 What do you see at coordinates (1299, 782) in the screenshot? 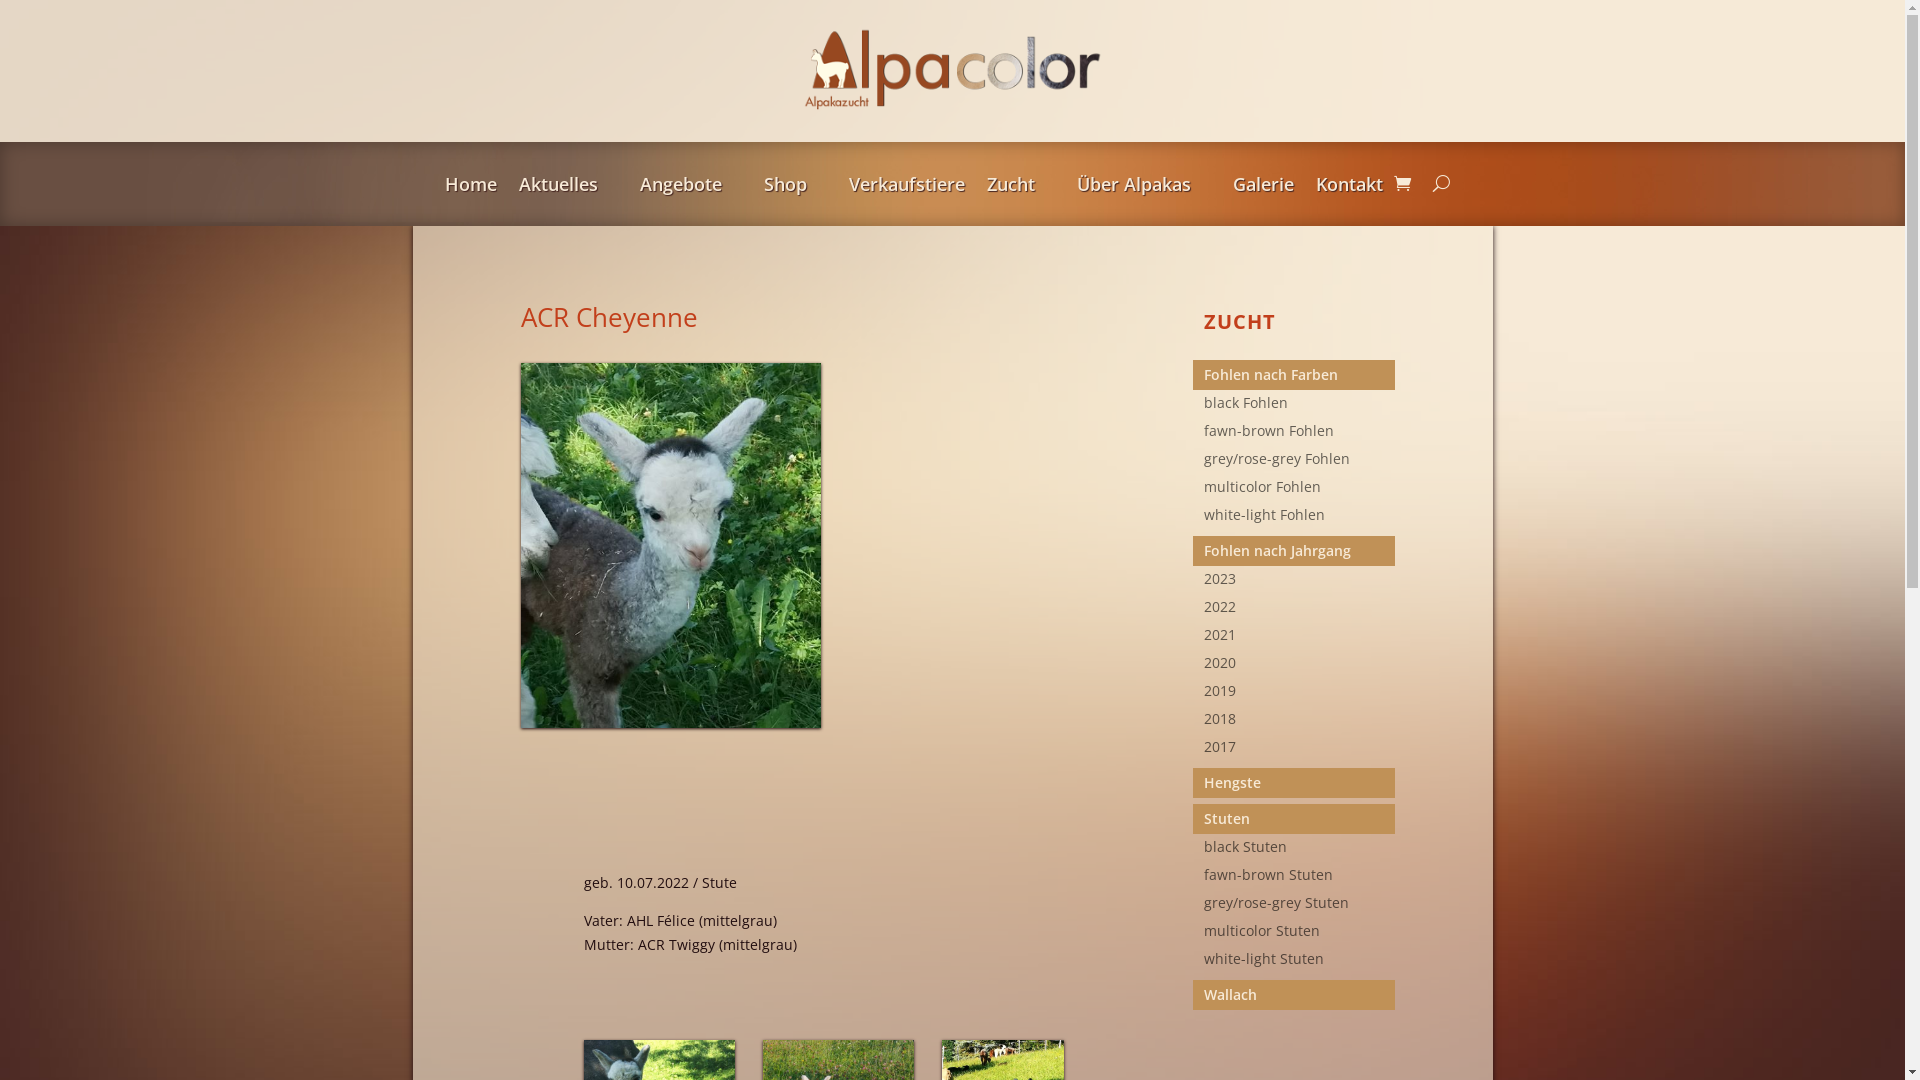
I see `'Hengste'` at bounding box center [1299, 782].